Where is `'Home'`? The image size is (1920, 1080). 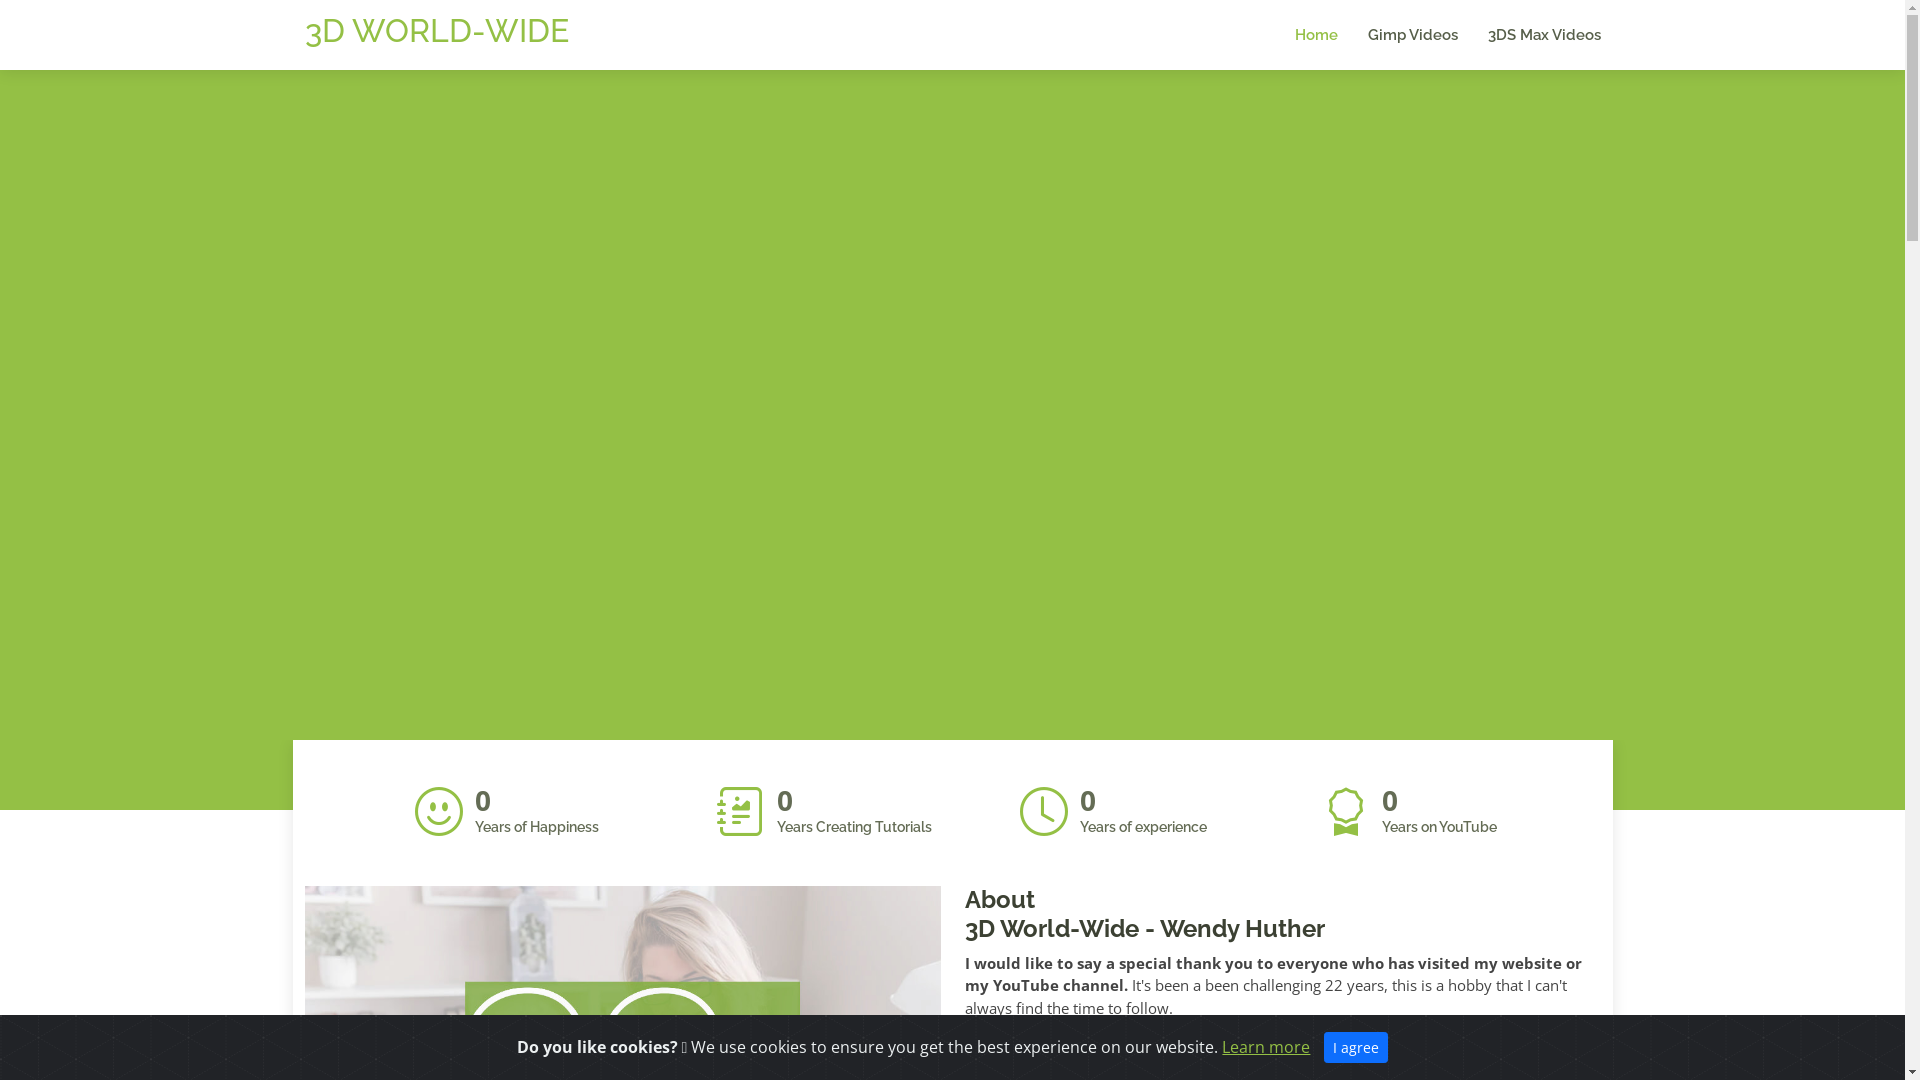 'Home' is located at coordinates (1300, 35).